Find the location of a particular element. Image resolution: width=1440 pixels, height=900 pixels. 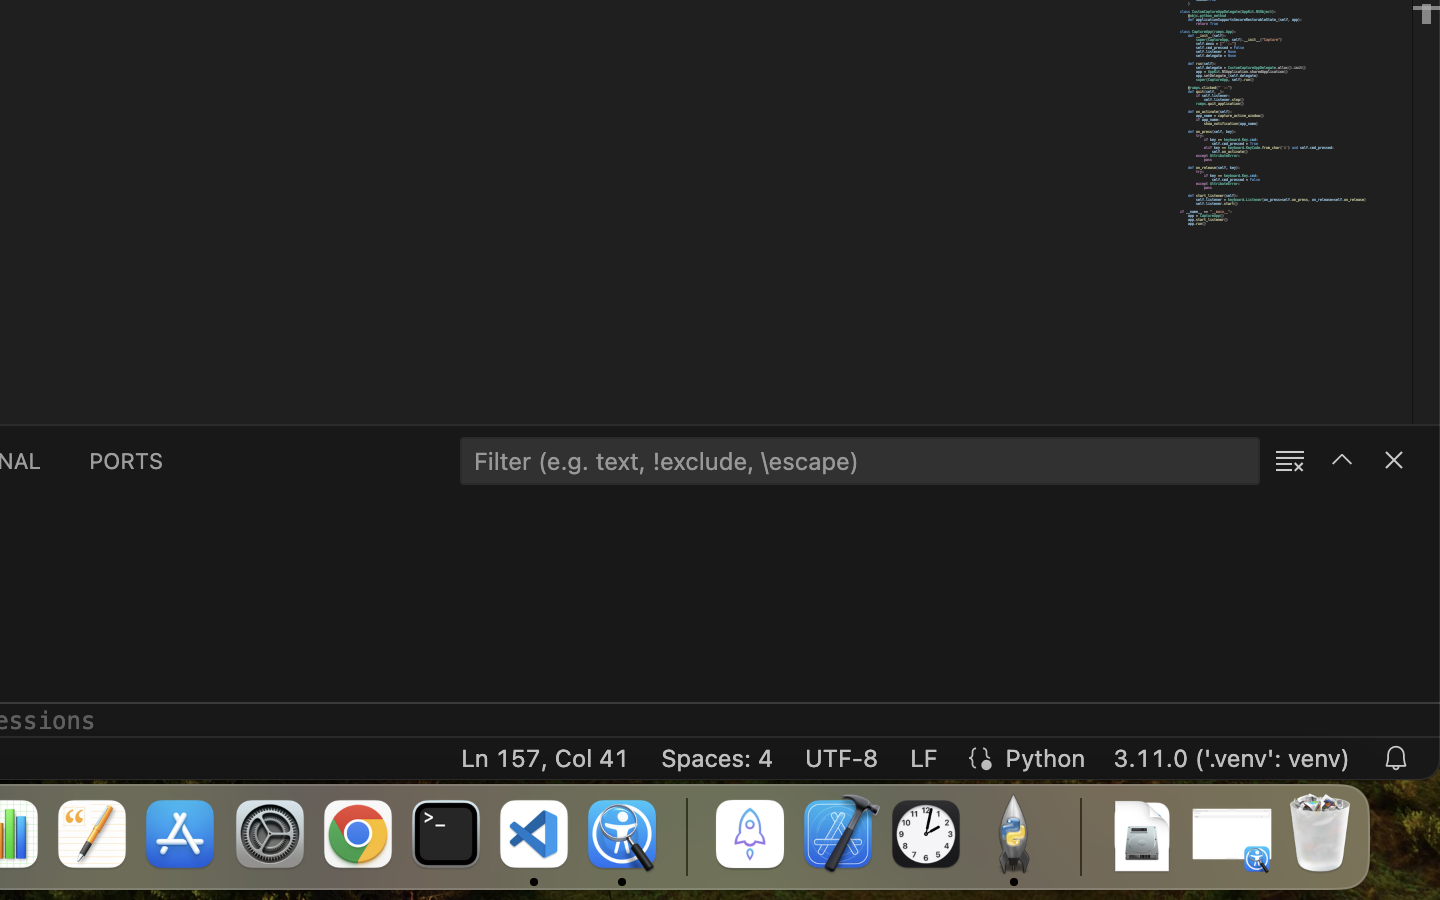

'' is located at coordinates (1340, 458).